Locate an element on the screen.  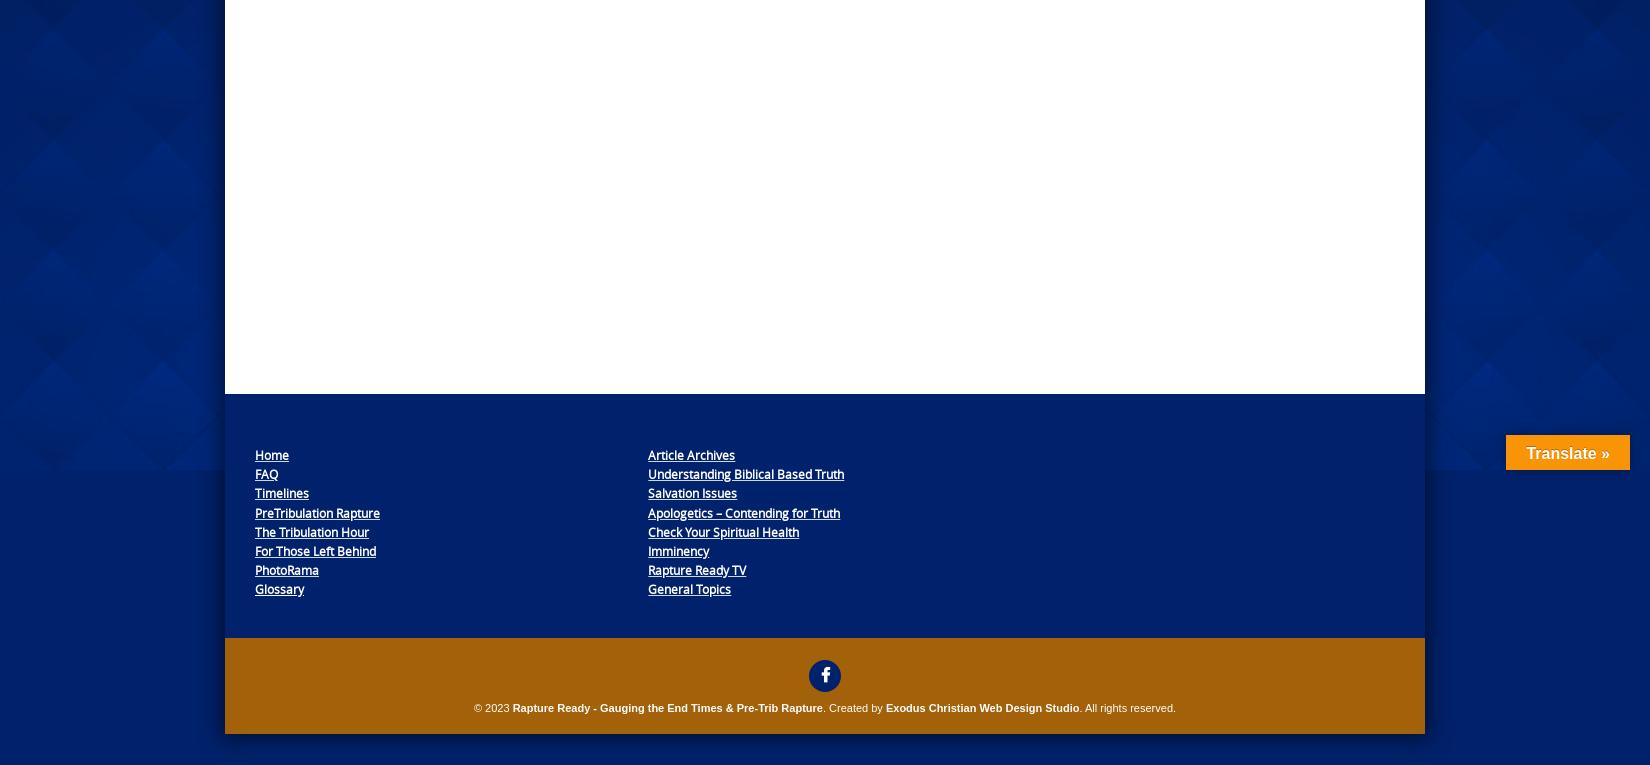
'Rapture Ready TV' is located at coordinates (646, 570).